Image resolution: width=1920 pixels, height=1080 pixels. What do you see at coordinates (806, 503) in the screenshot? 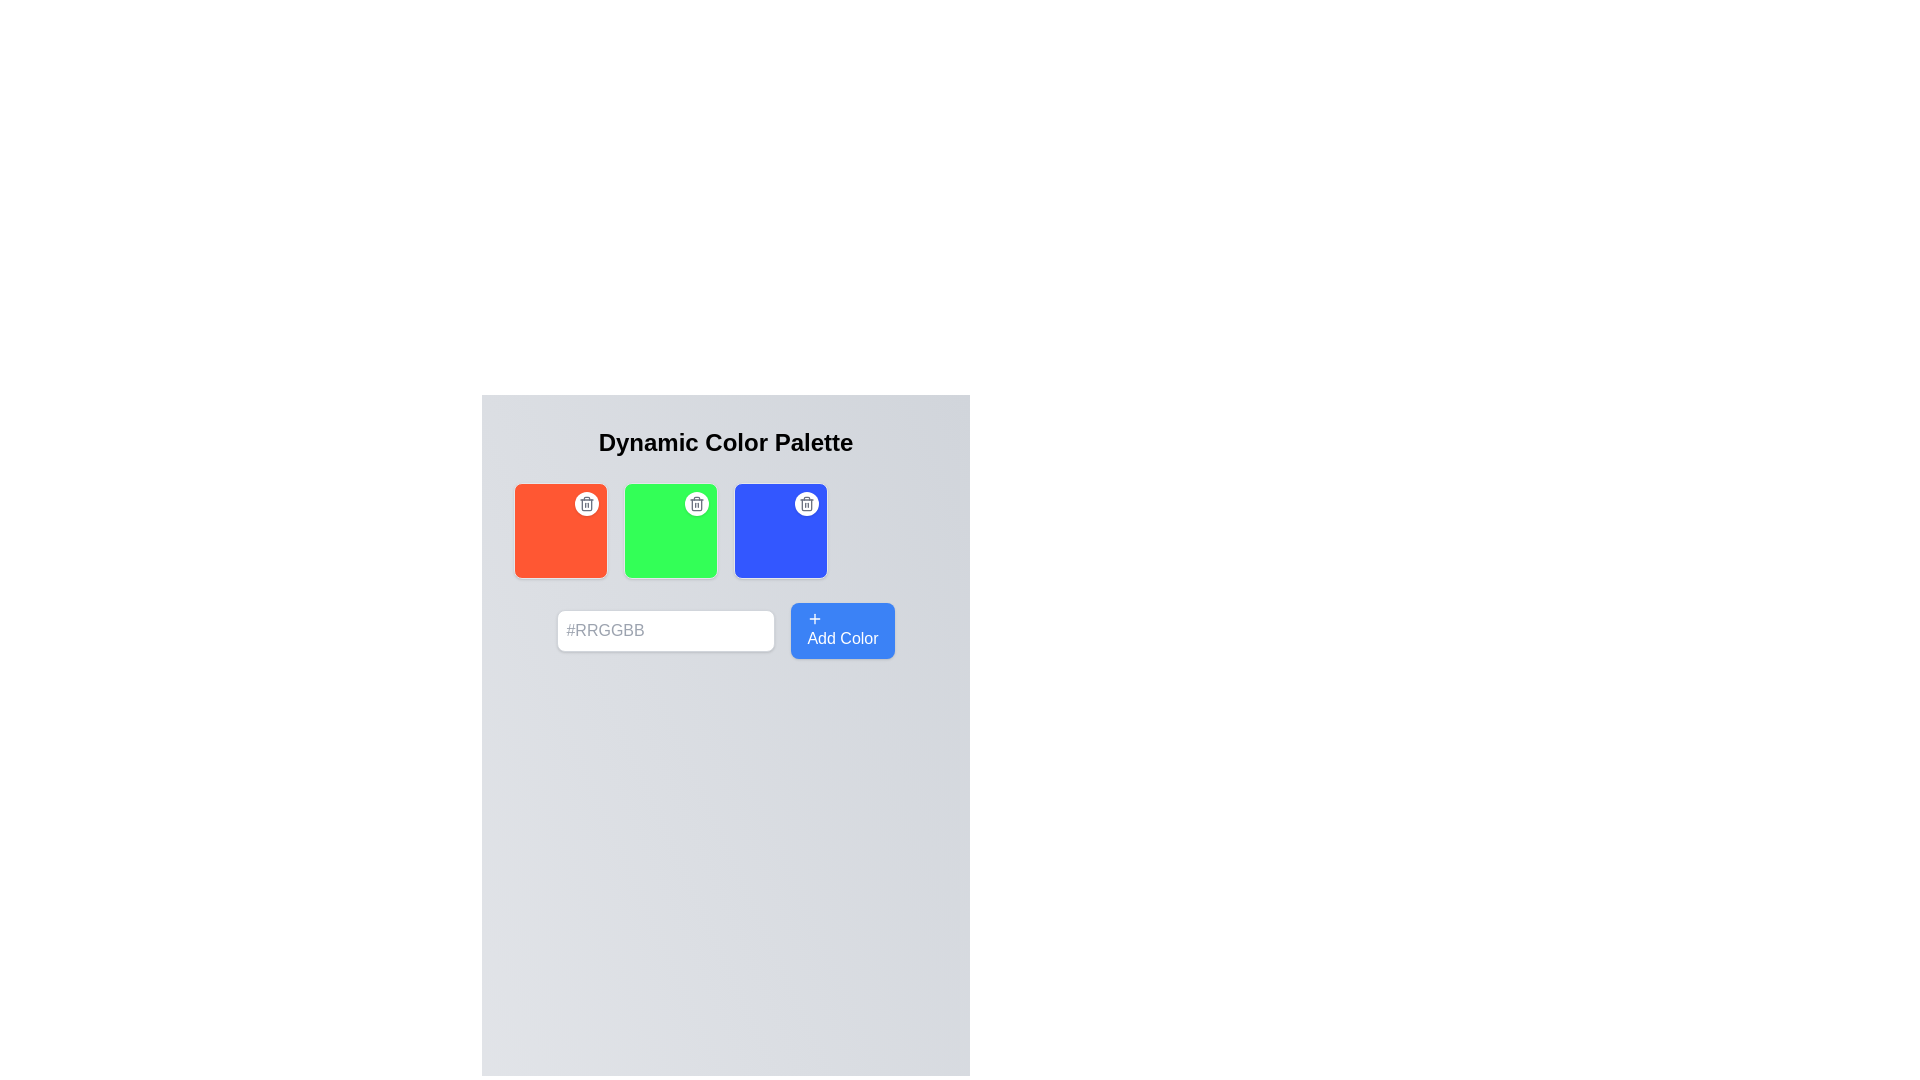
I see `the trash bin icon, which is the third icon within the color cards located at the top-right corner of the blue color card` at bounding box center [806, 503].